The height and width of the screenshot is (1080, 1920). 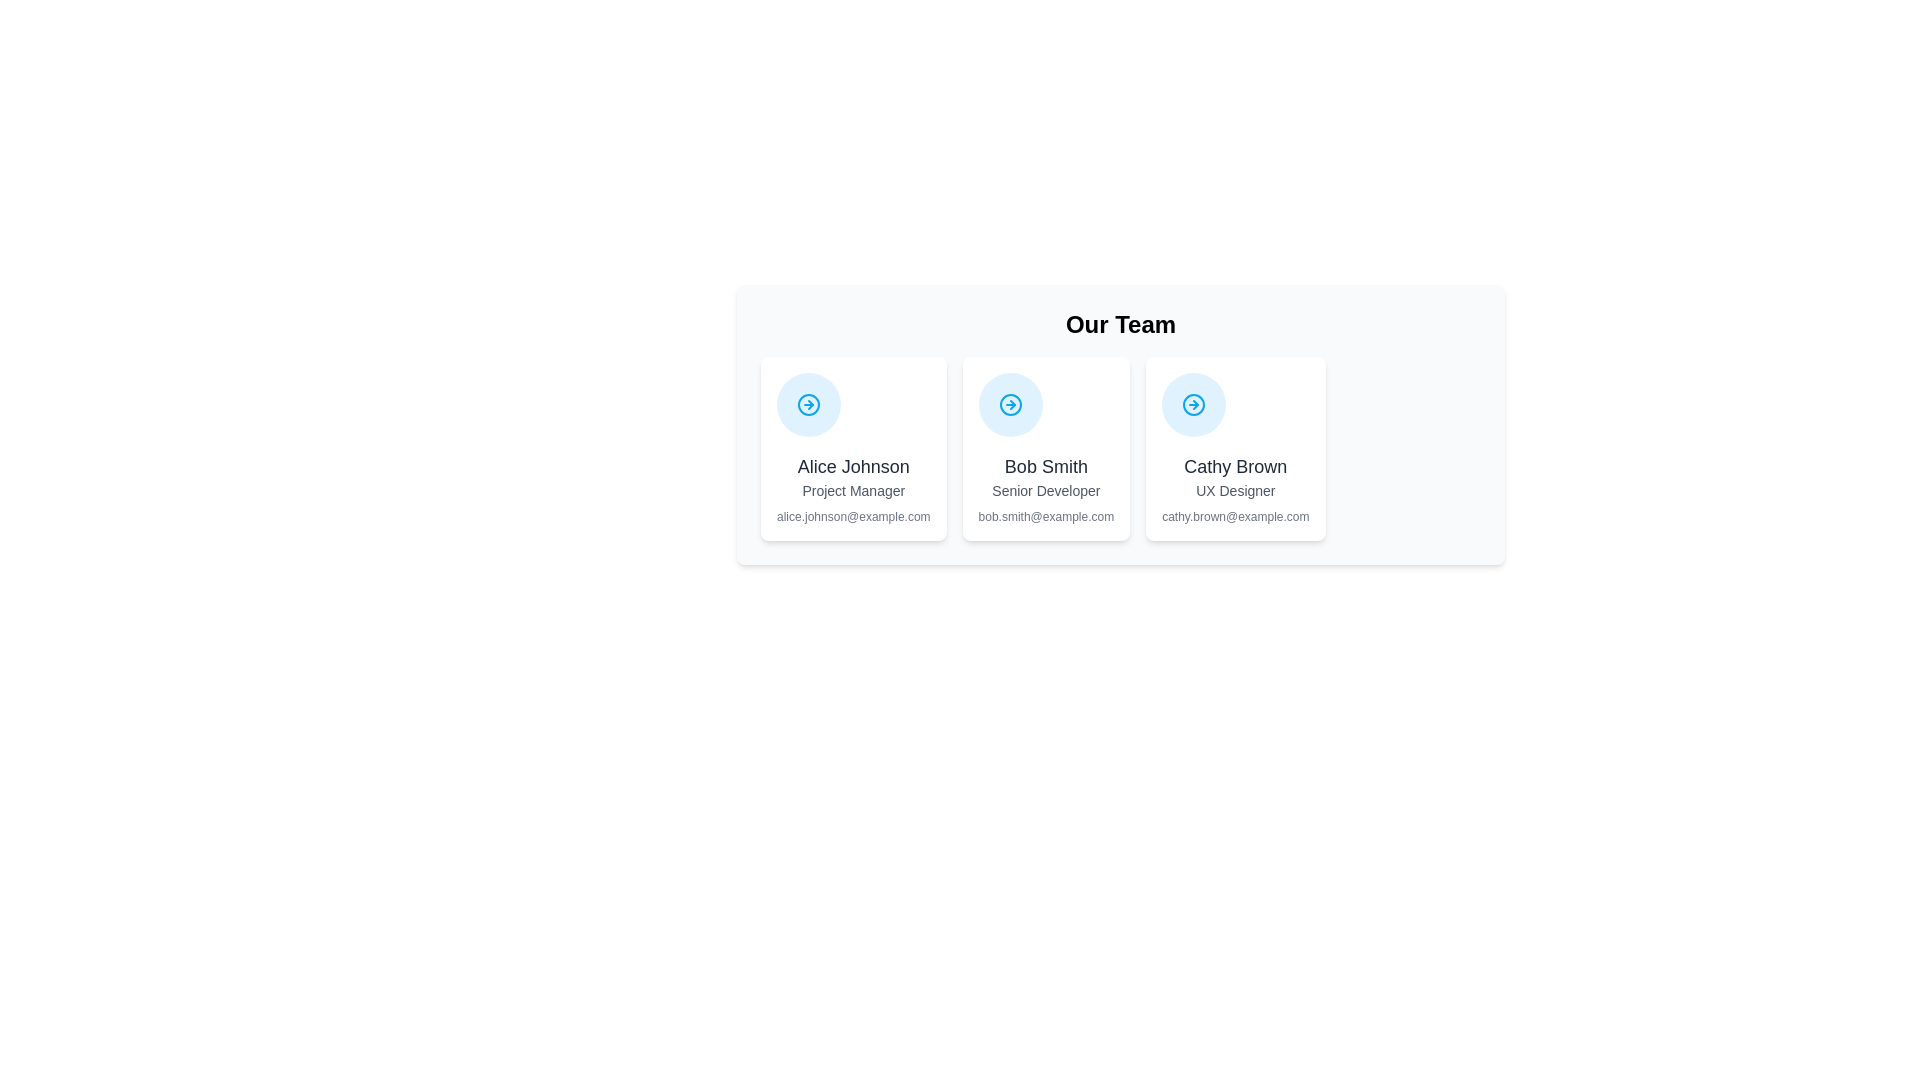 I want to click on the navigation icon for Cathy Brown, UX Designer, which is the third icon in the horizontal arrangement within the profile section, so click(x=1194, y=405).